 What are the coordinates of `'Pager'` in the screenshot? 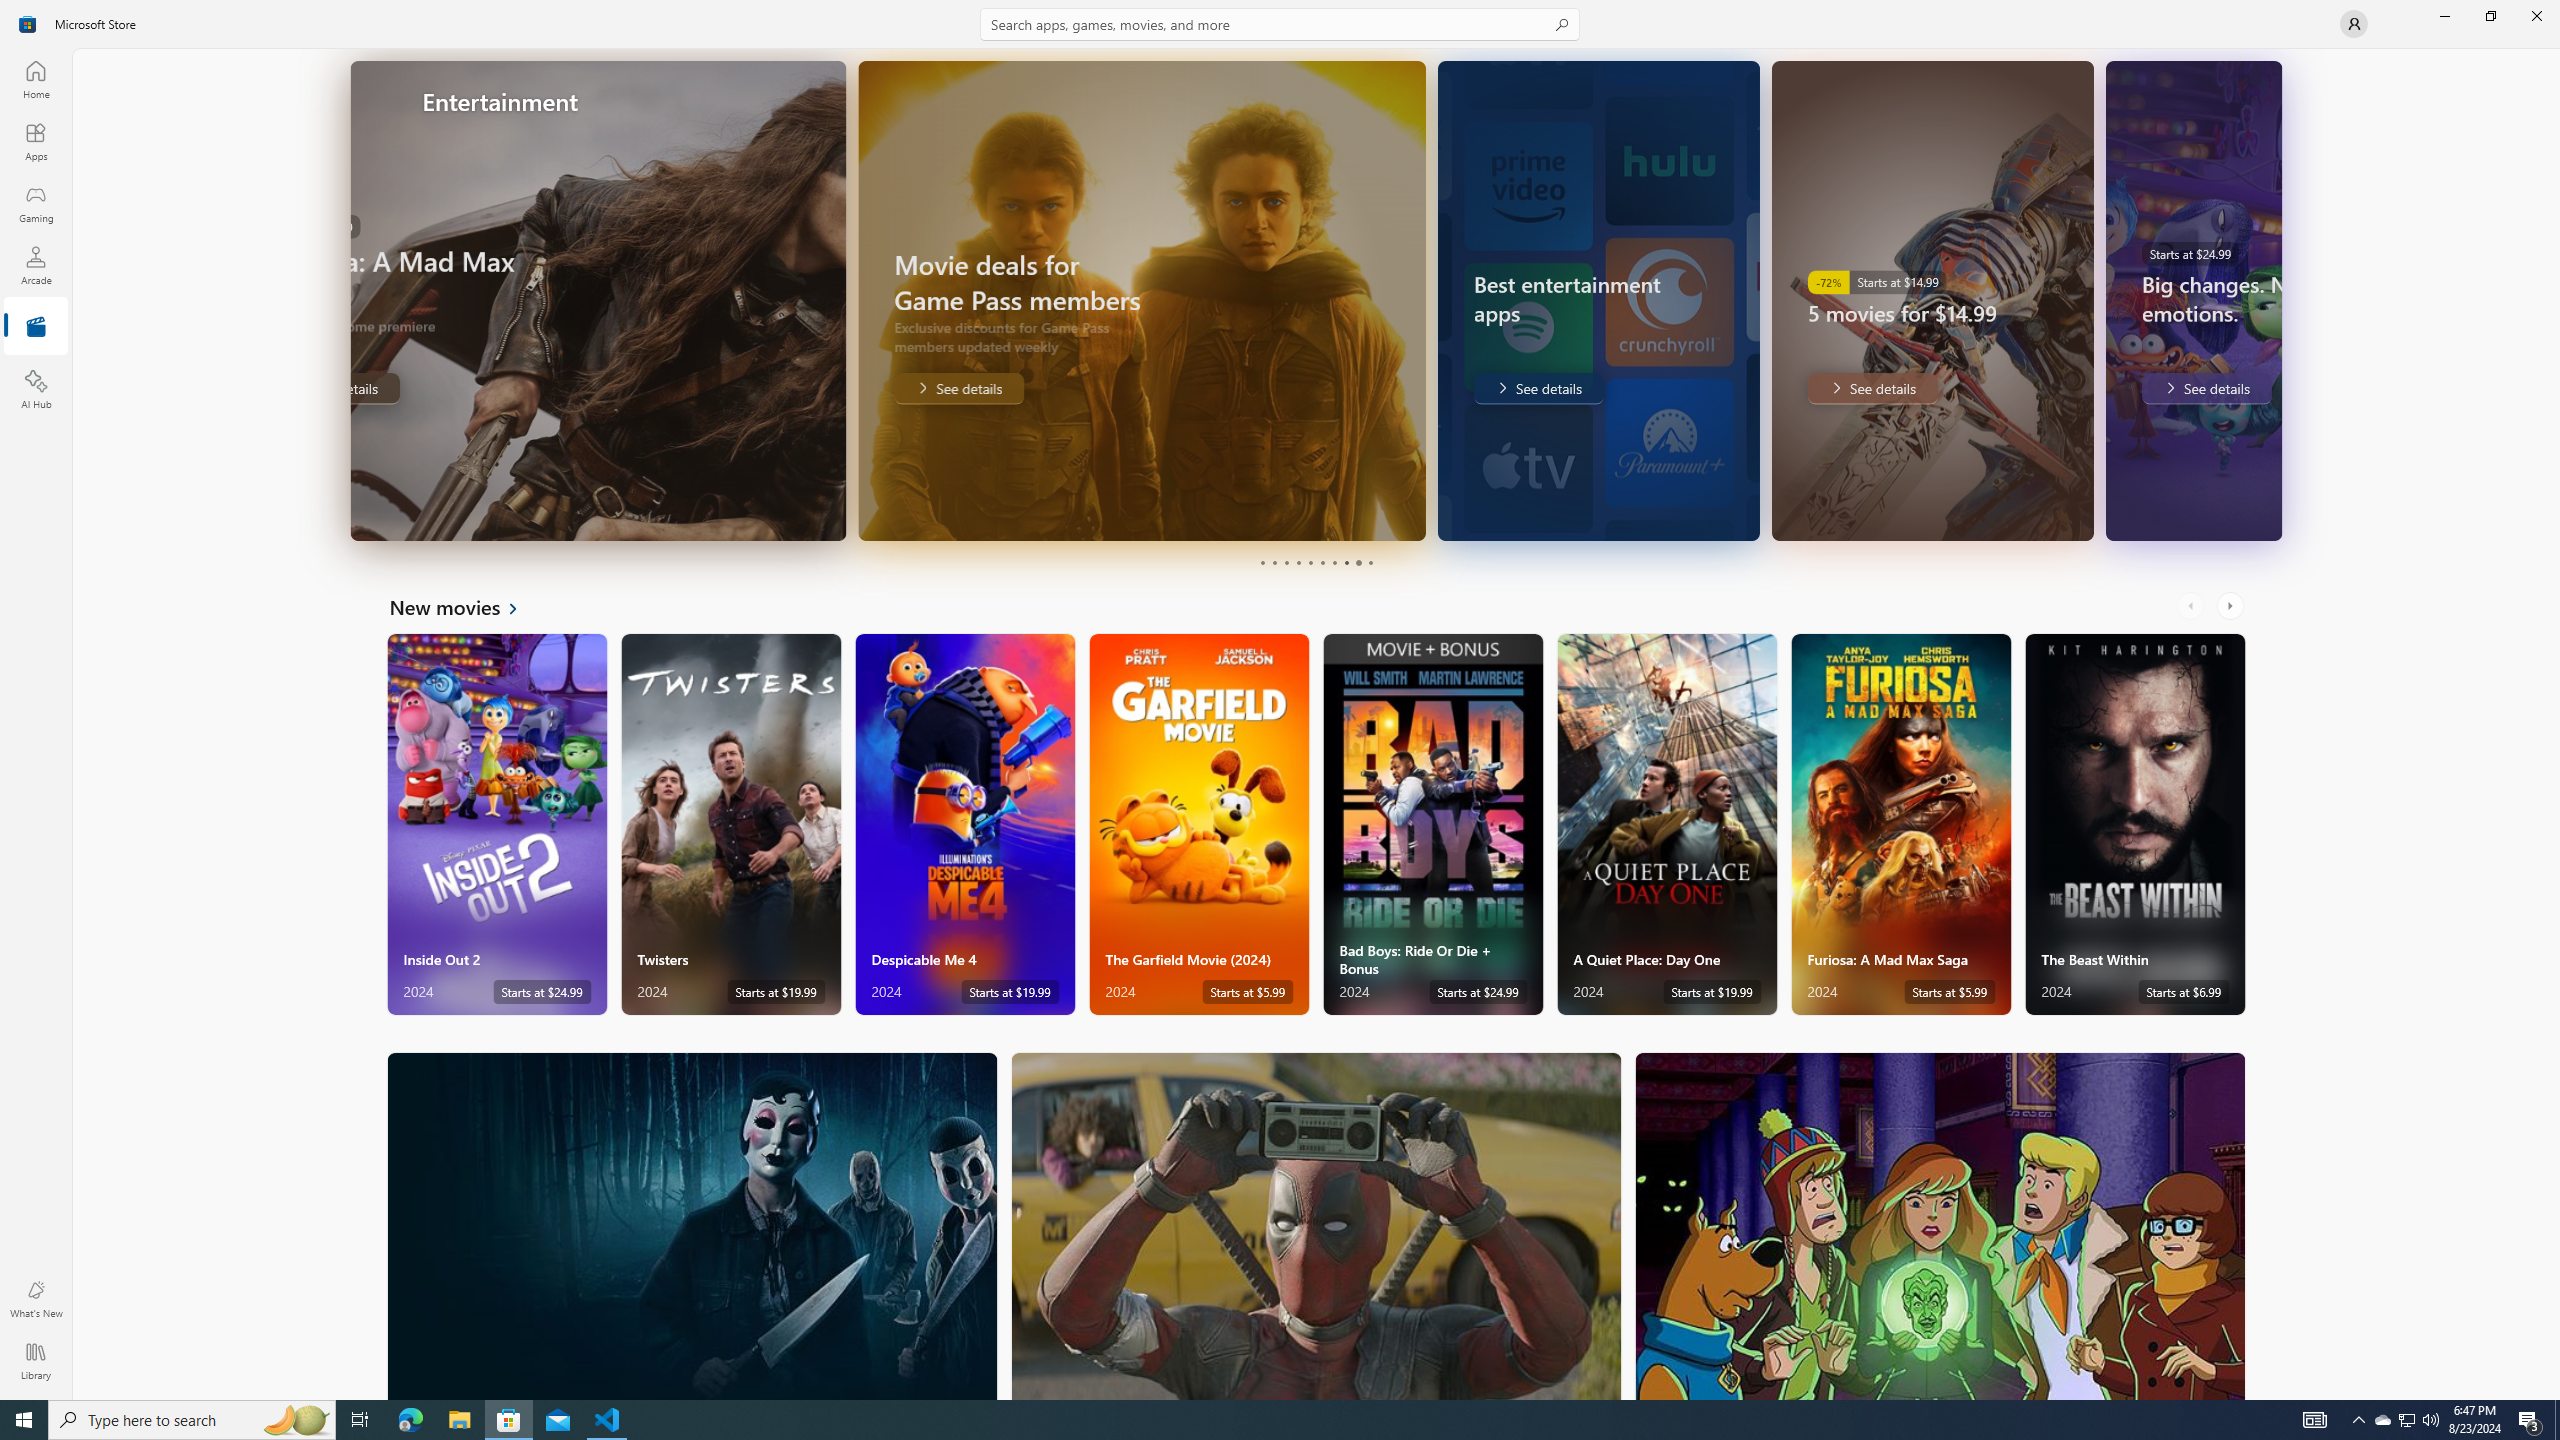 It's located at (1316, 562).